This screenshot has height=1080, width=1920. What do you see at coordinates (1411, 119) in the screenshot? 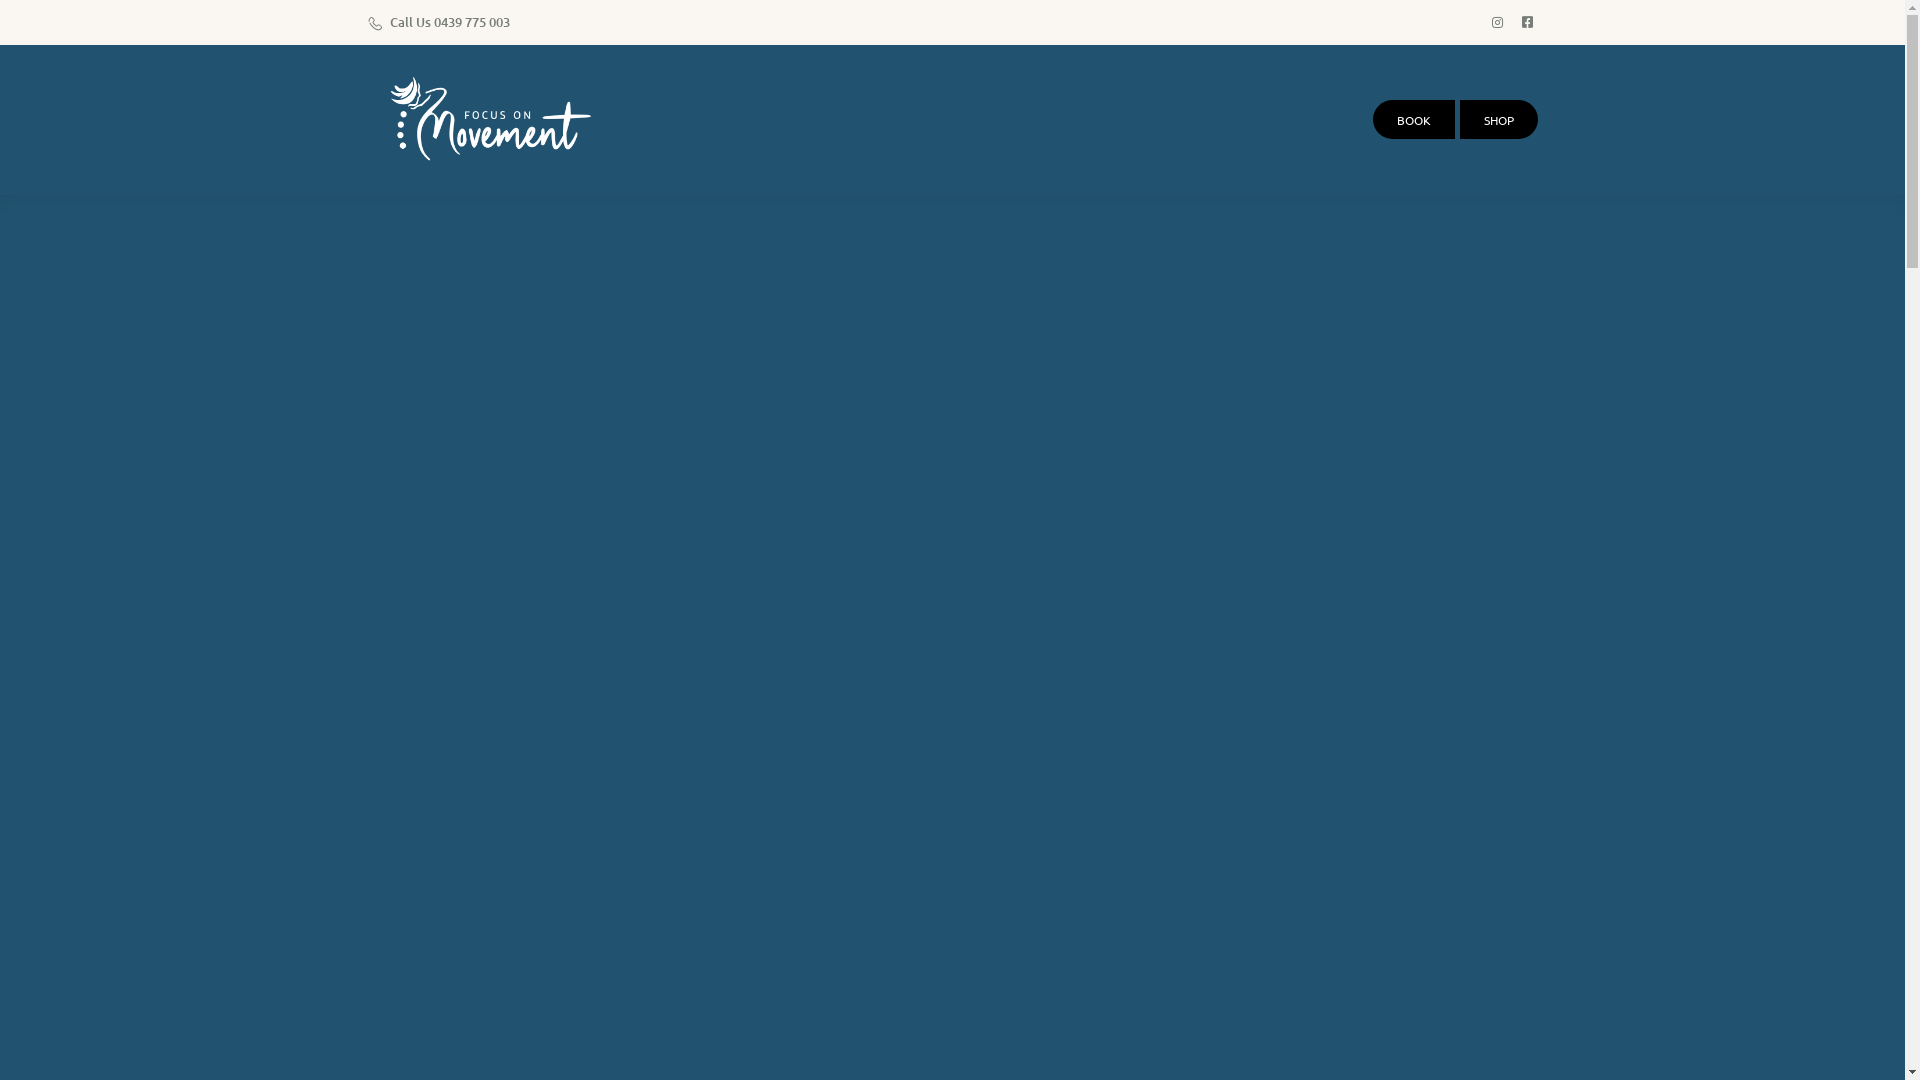
I see `'BOOK'` at bounding box center [1411, 119].